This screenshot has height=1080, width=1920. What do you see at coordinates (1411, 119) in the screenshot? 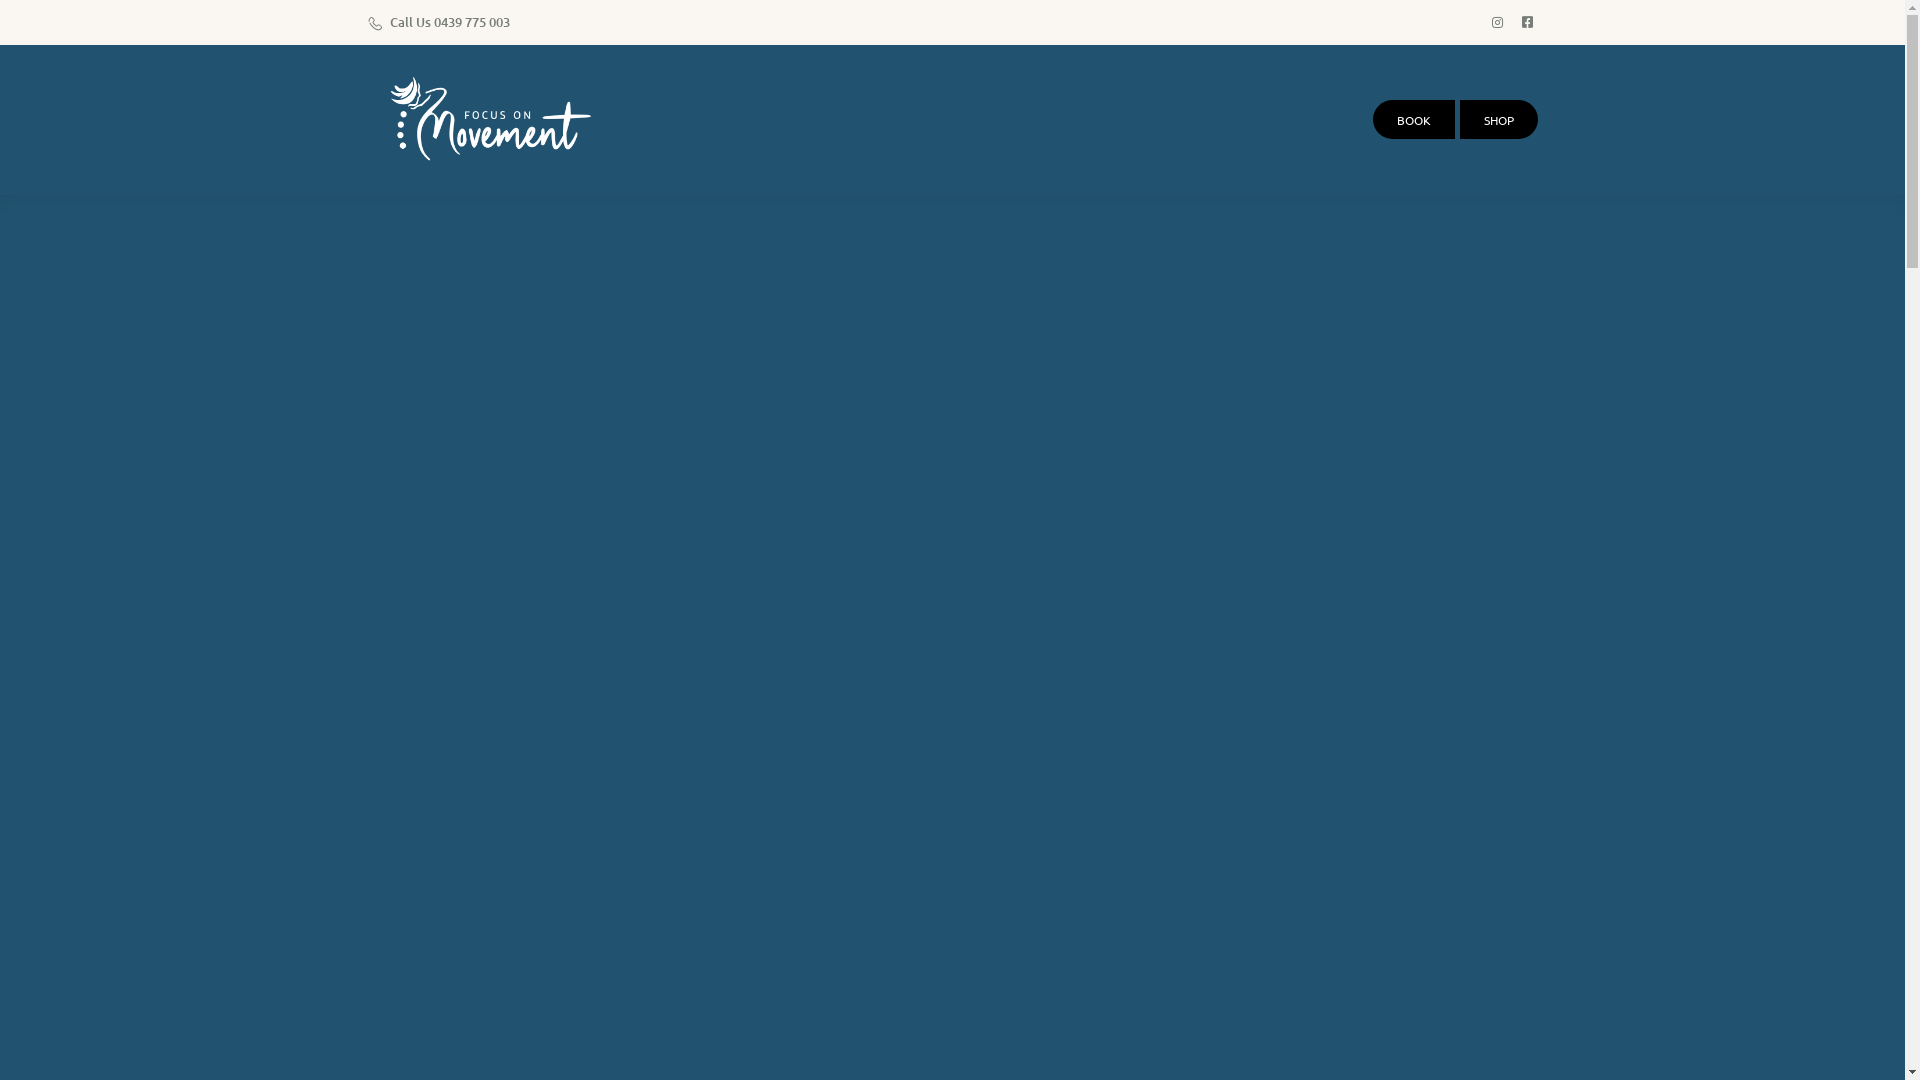
I see `'BOOK'` at bounding box center [1411, 119].